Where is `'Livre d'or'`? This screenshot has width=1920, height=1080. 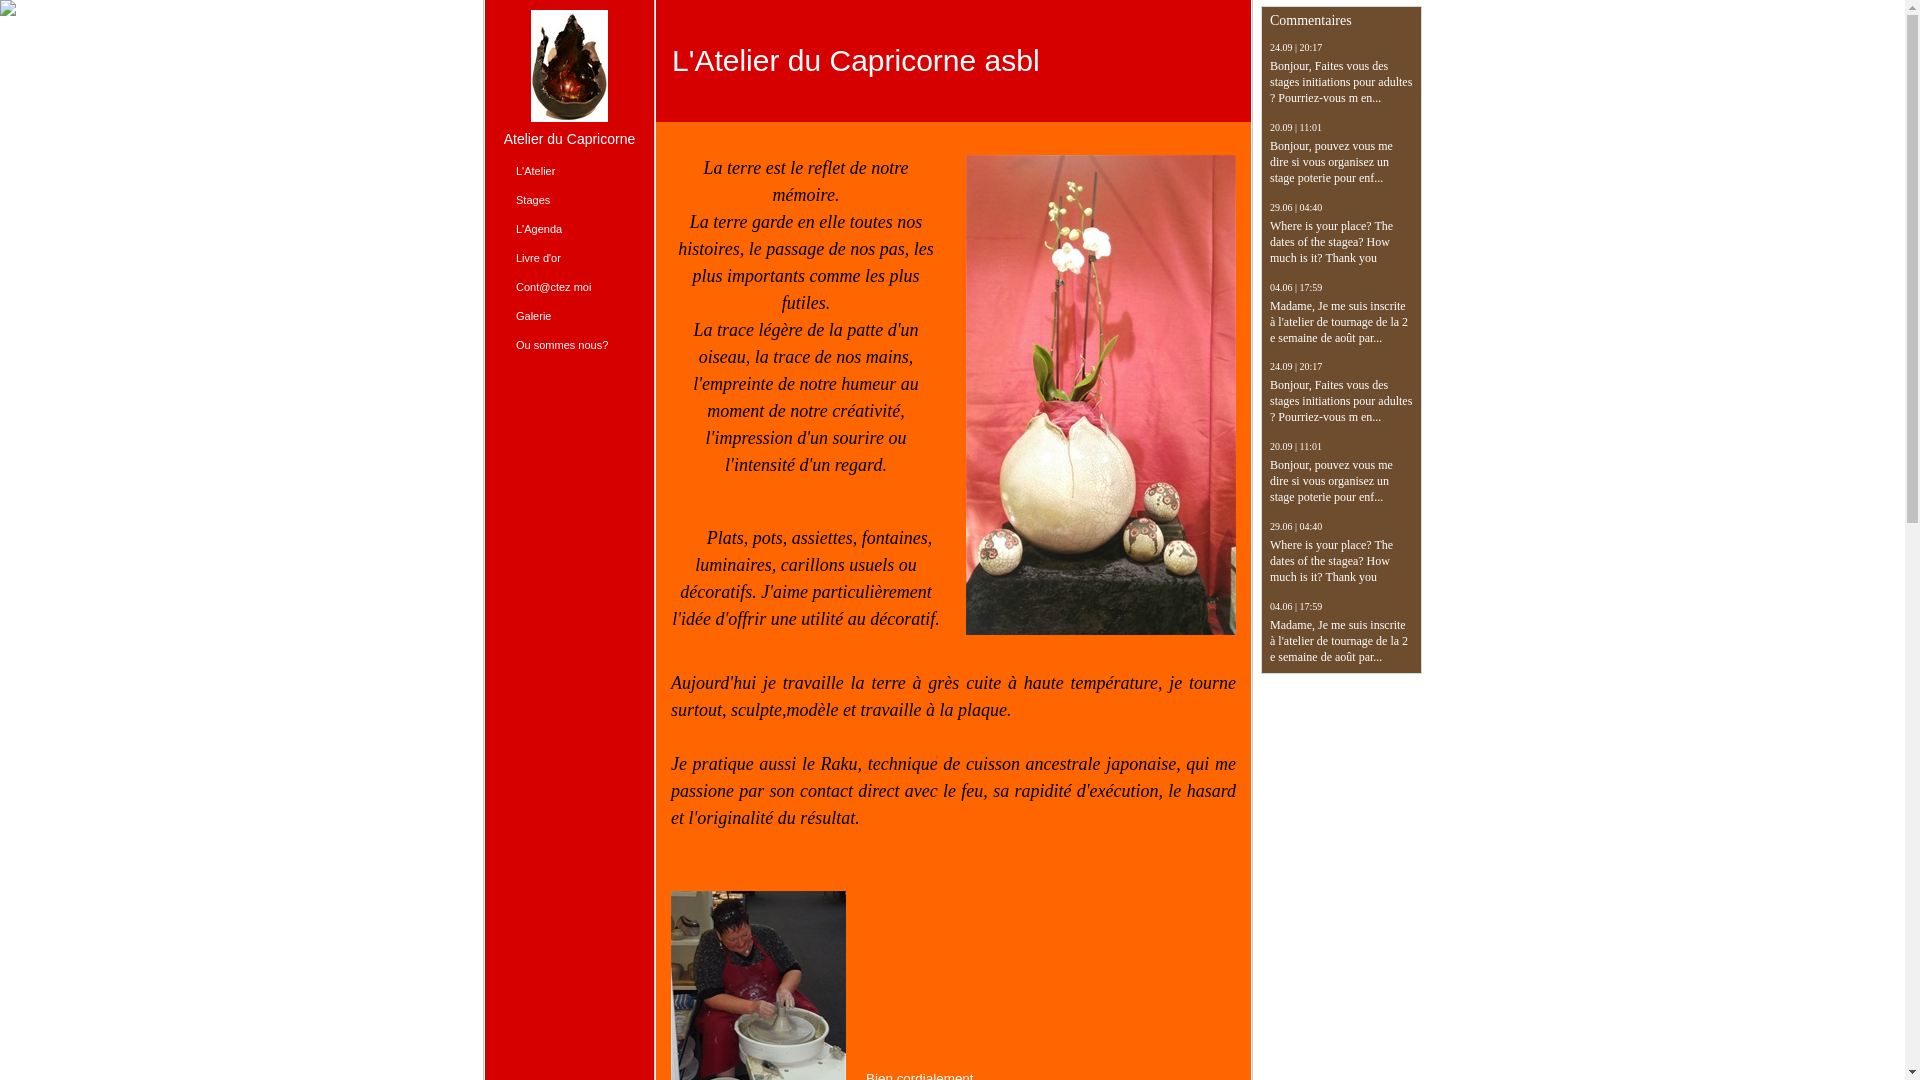 'Livre d'or' is located at coordinates (568, 257).